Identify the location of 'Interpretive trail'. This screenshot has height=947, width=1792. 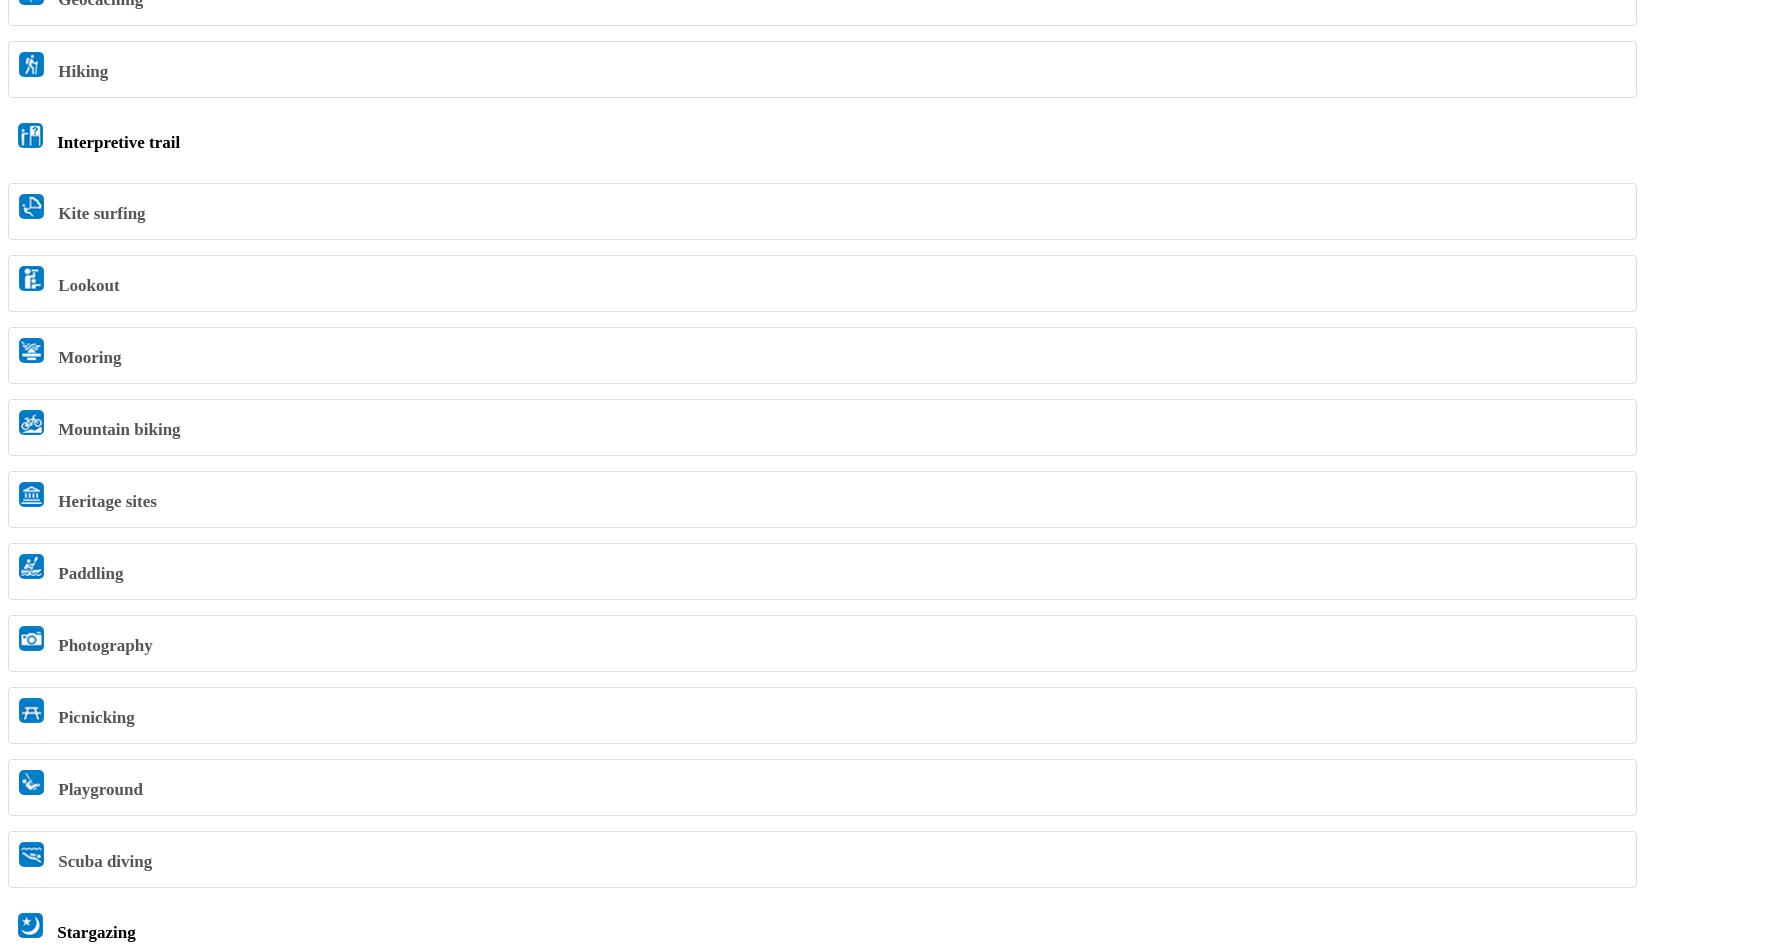
(116, 140).